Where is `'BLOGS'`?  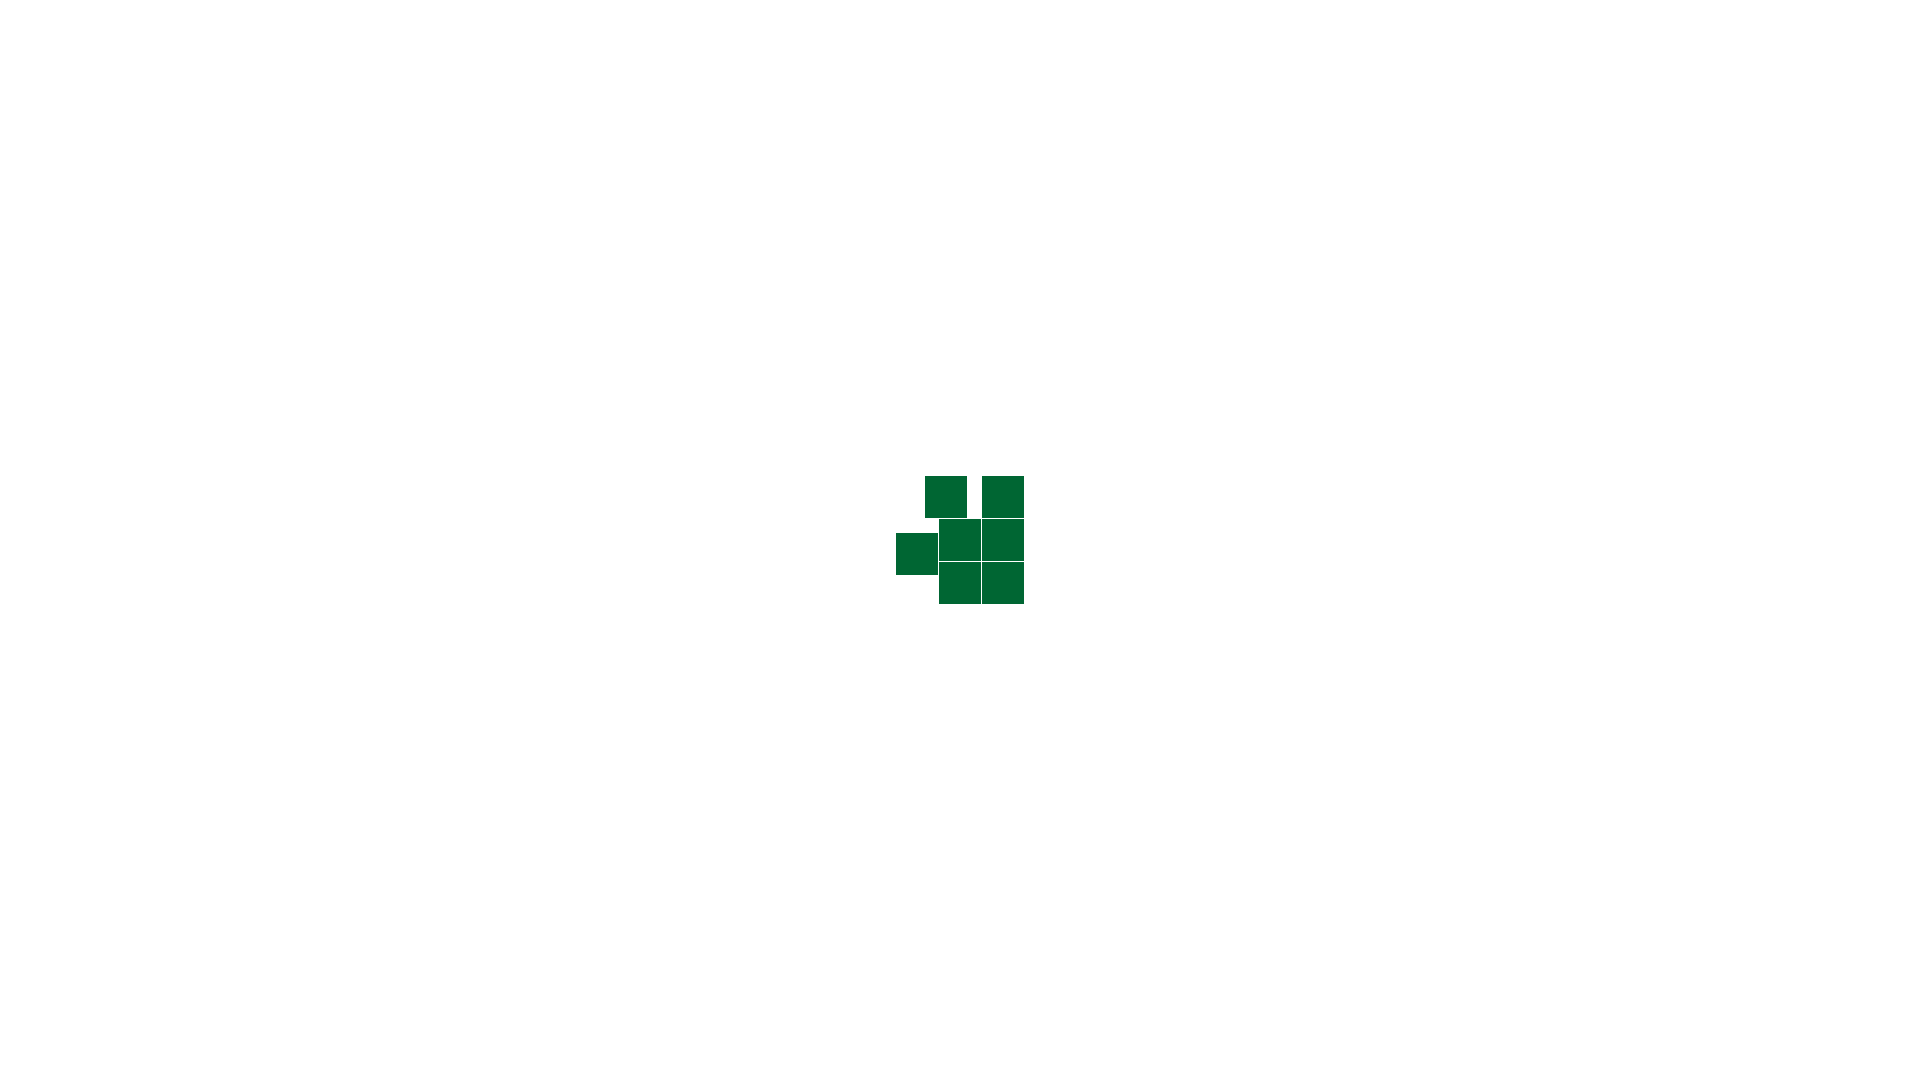 'BLOGS' is located at coordinates (1203, 84).